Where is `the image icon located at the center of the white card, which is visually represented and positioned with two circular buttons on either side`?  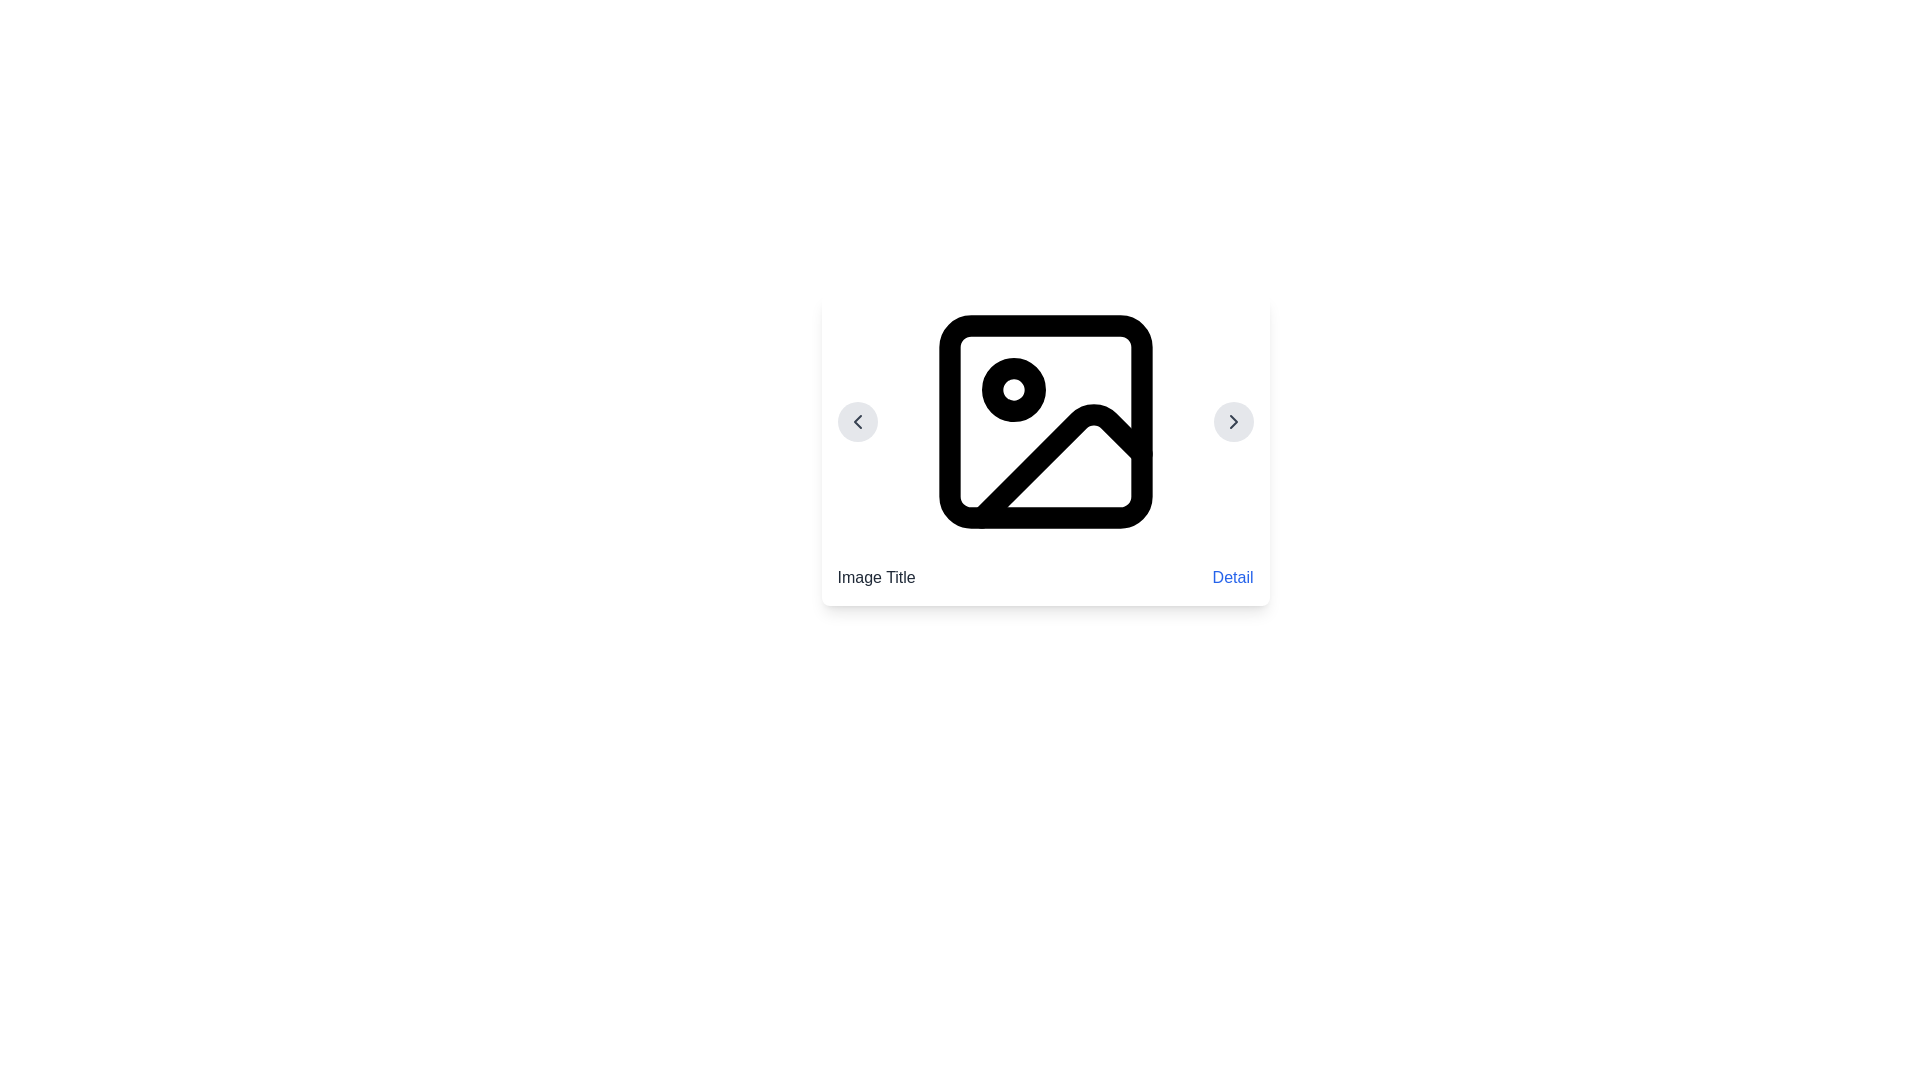 the image icon located at the center of the white card, which is visually represented and positioned with two circular buttons on either side is located at coordinates (1044, 420).